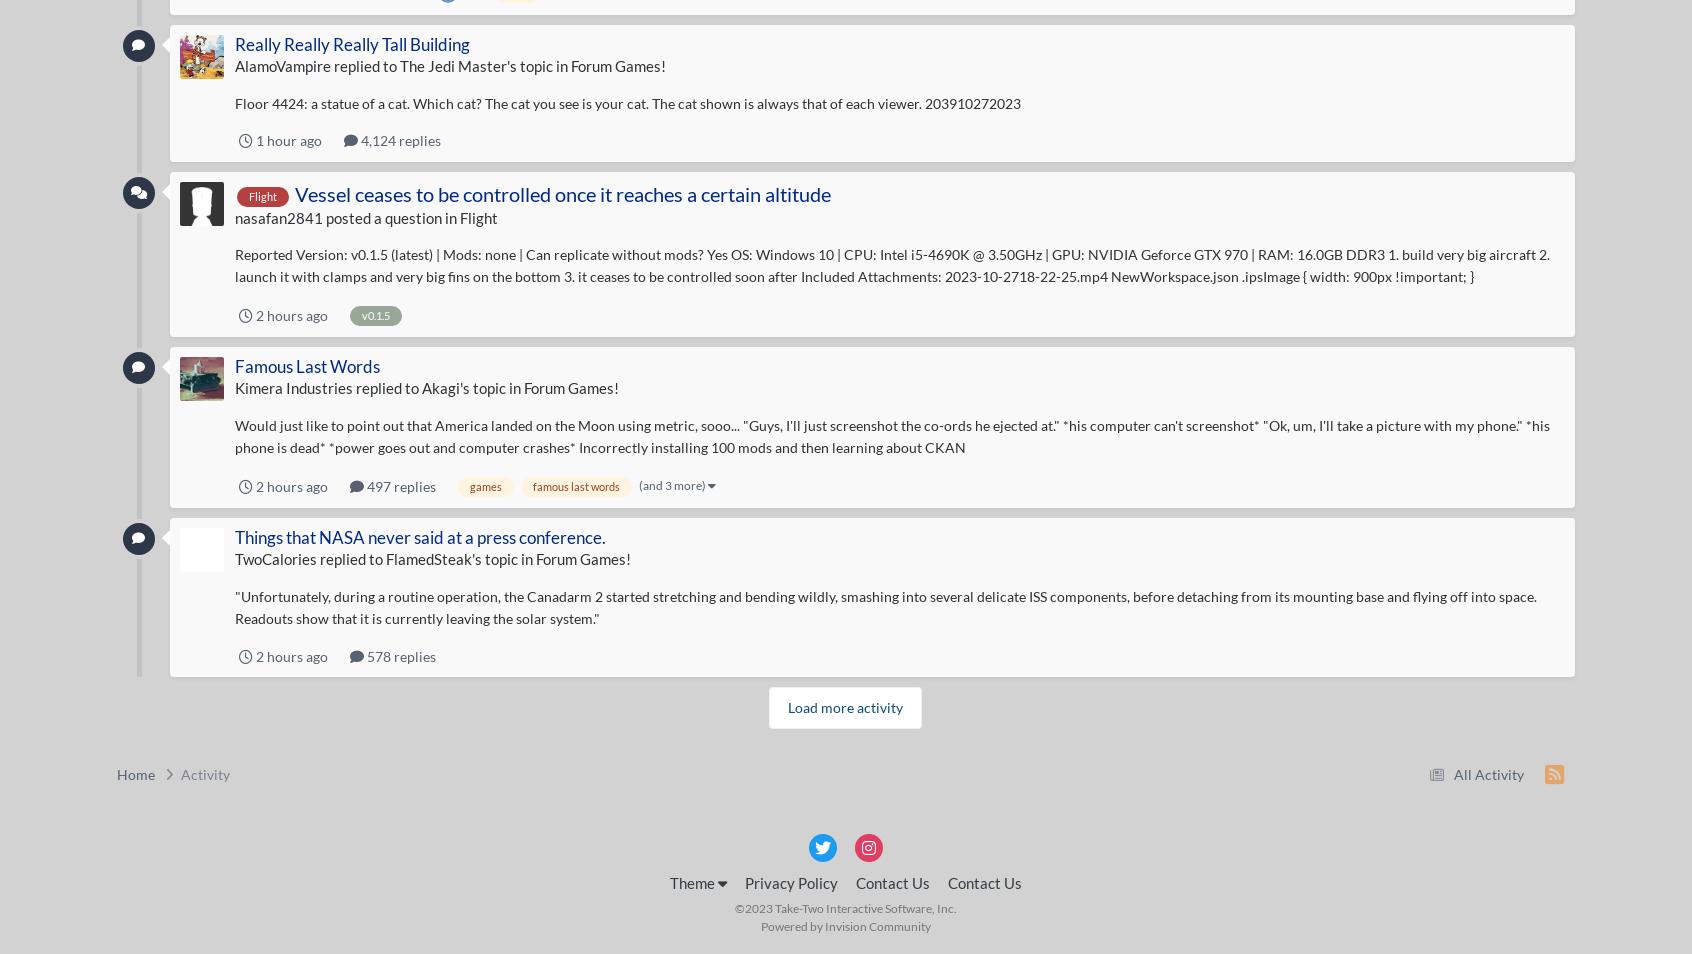  What do you see at coordinates (574, 484) in the screenshot?
I see `'famous last words'` at bounding box center [574, 484].